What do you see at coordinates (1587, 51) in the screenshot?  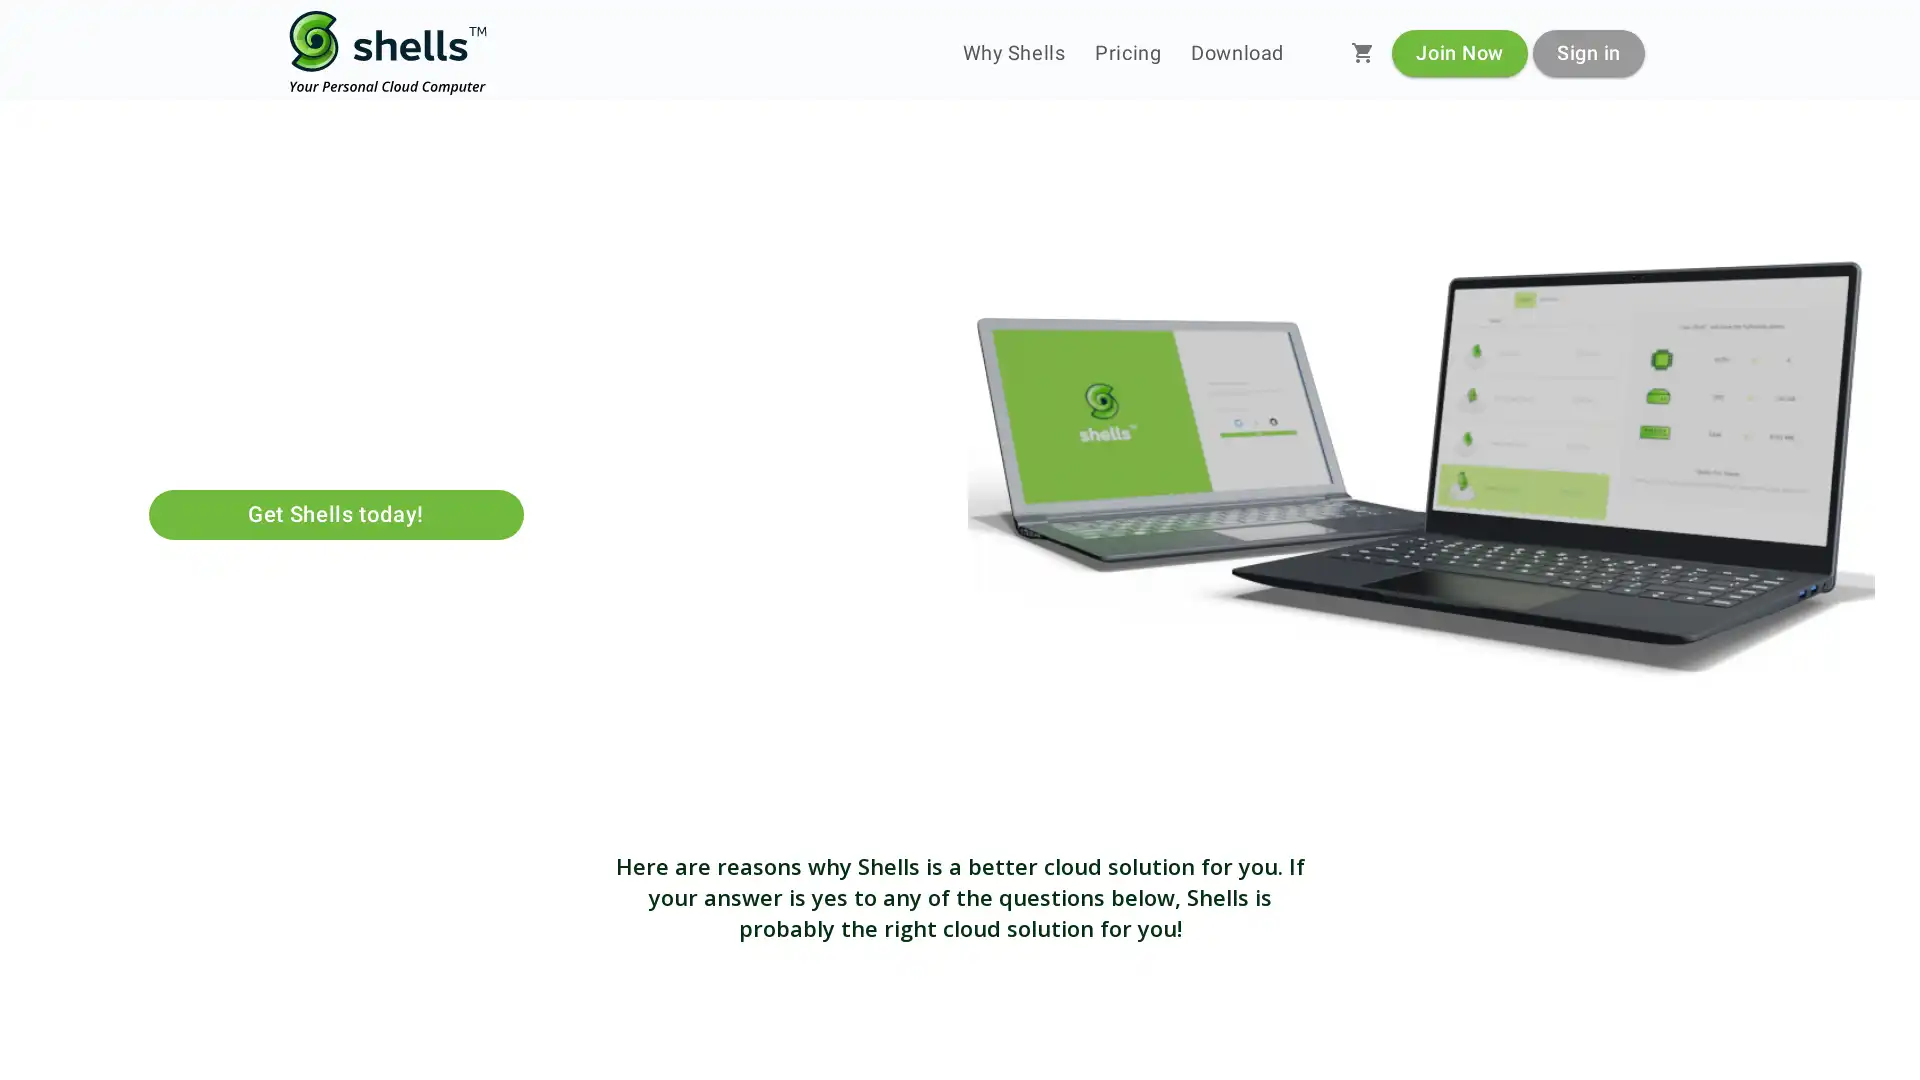 I see `Sign in` at bounding box center [1587, 51].